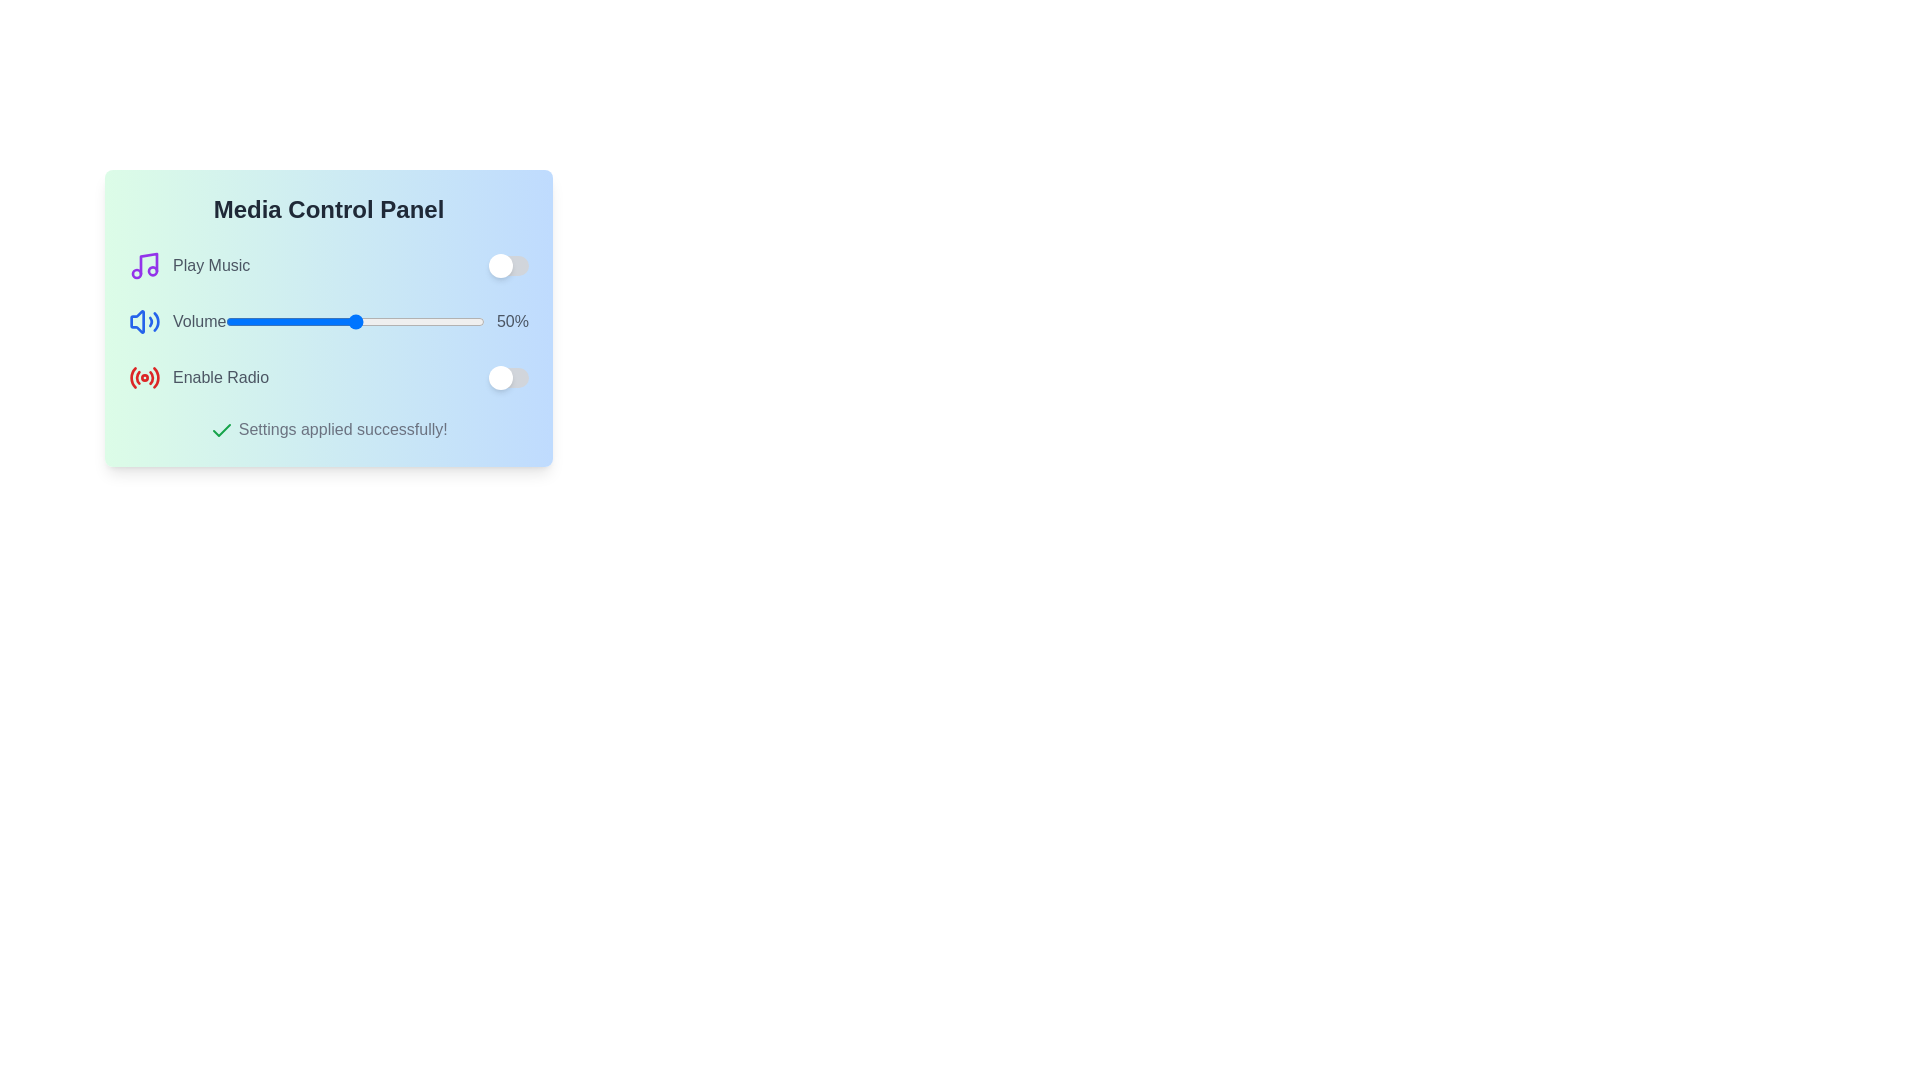 The width and height of the screenshot is (1920, 1080). I want to click on the toggle knob, a small circular component with a white background located at the leftmost point of the toggle switch in the 'Enable Radio' section of the Media Control Panel, so click(500, 378).